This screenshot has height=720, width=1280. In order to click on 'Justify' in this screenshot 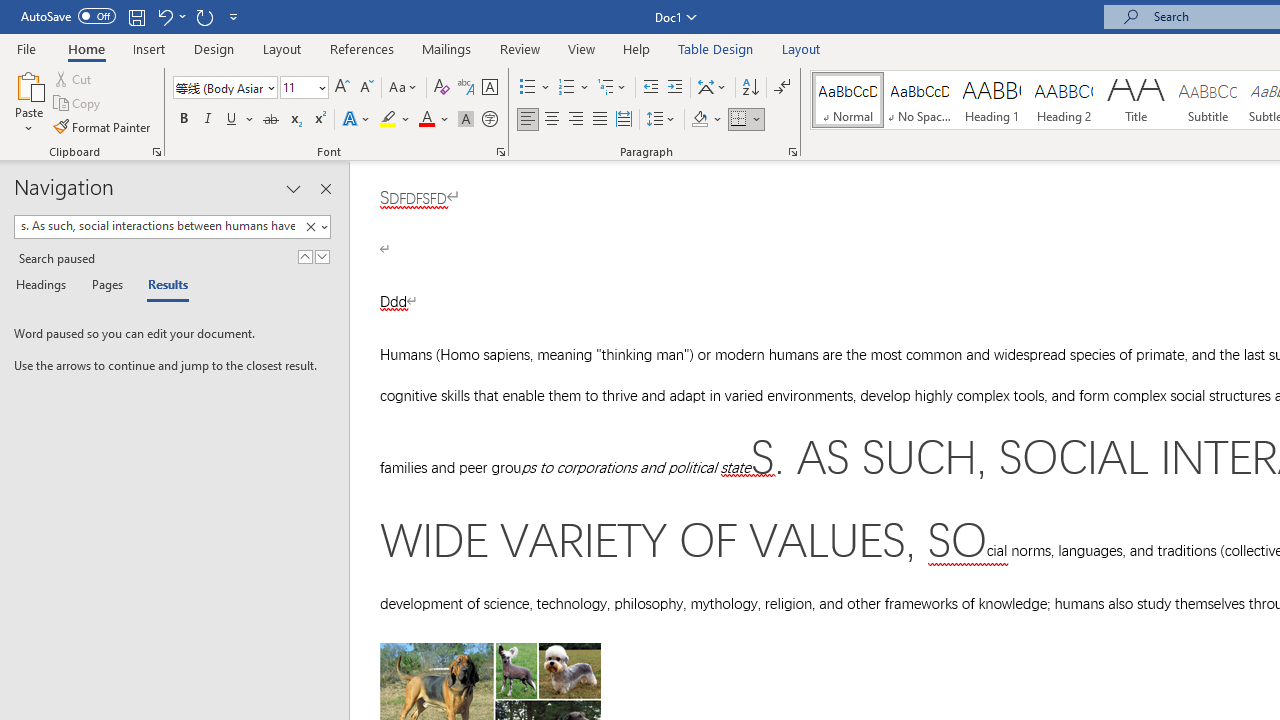, I will do `click(598, 119)`.